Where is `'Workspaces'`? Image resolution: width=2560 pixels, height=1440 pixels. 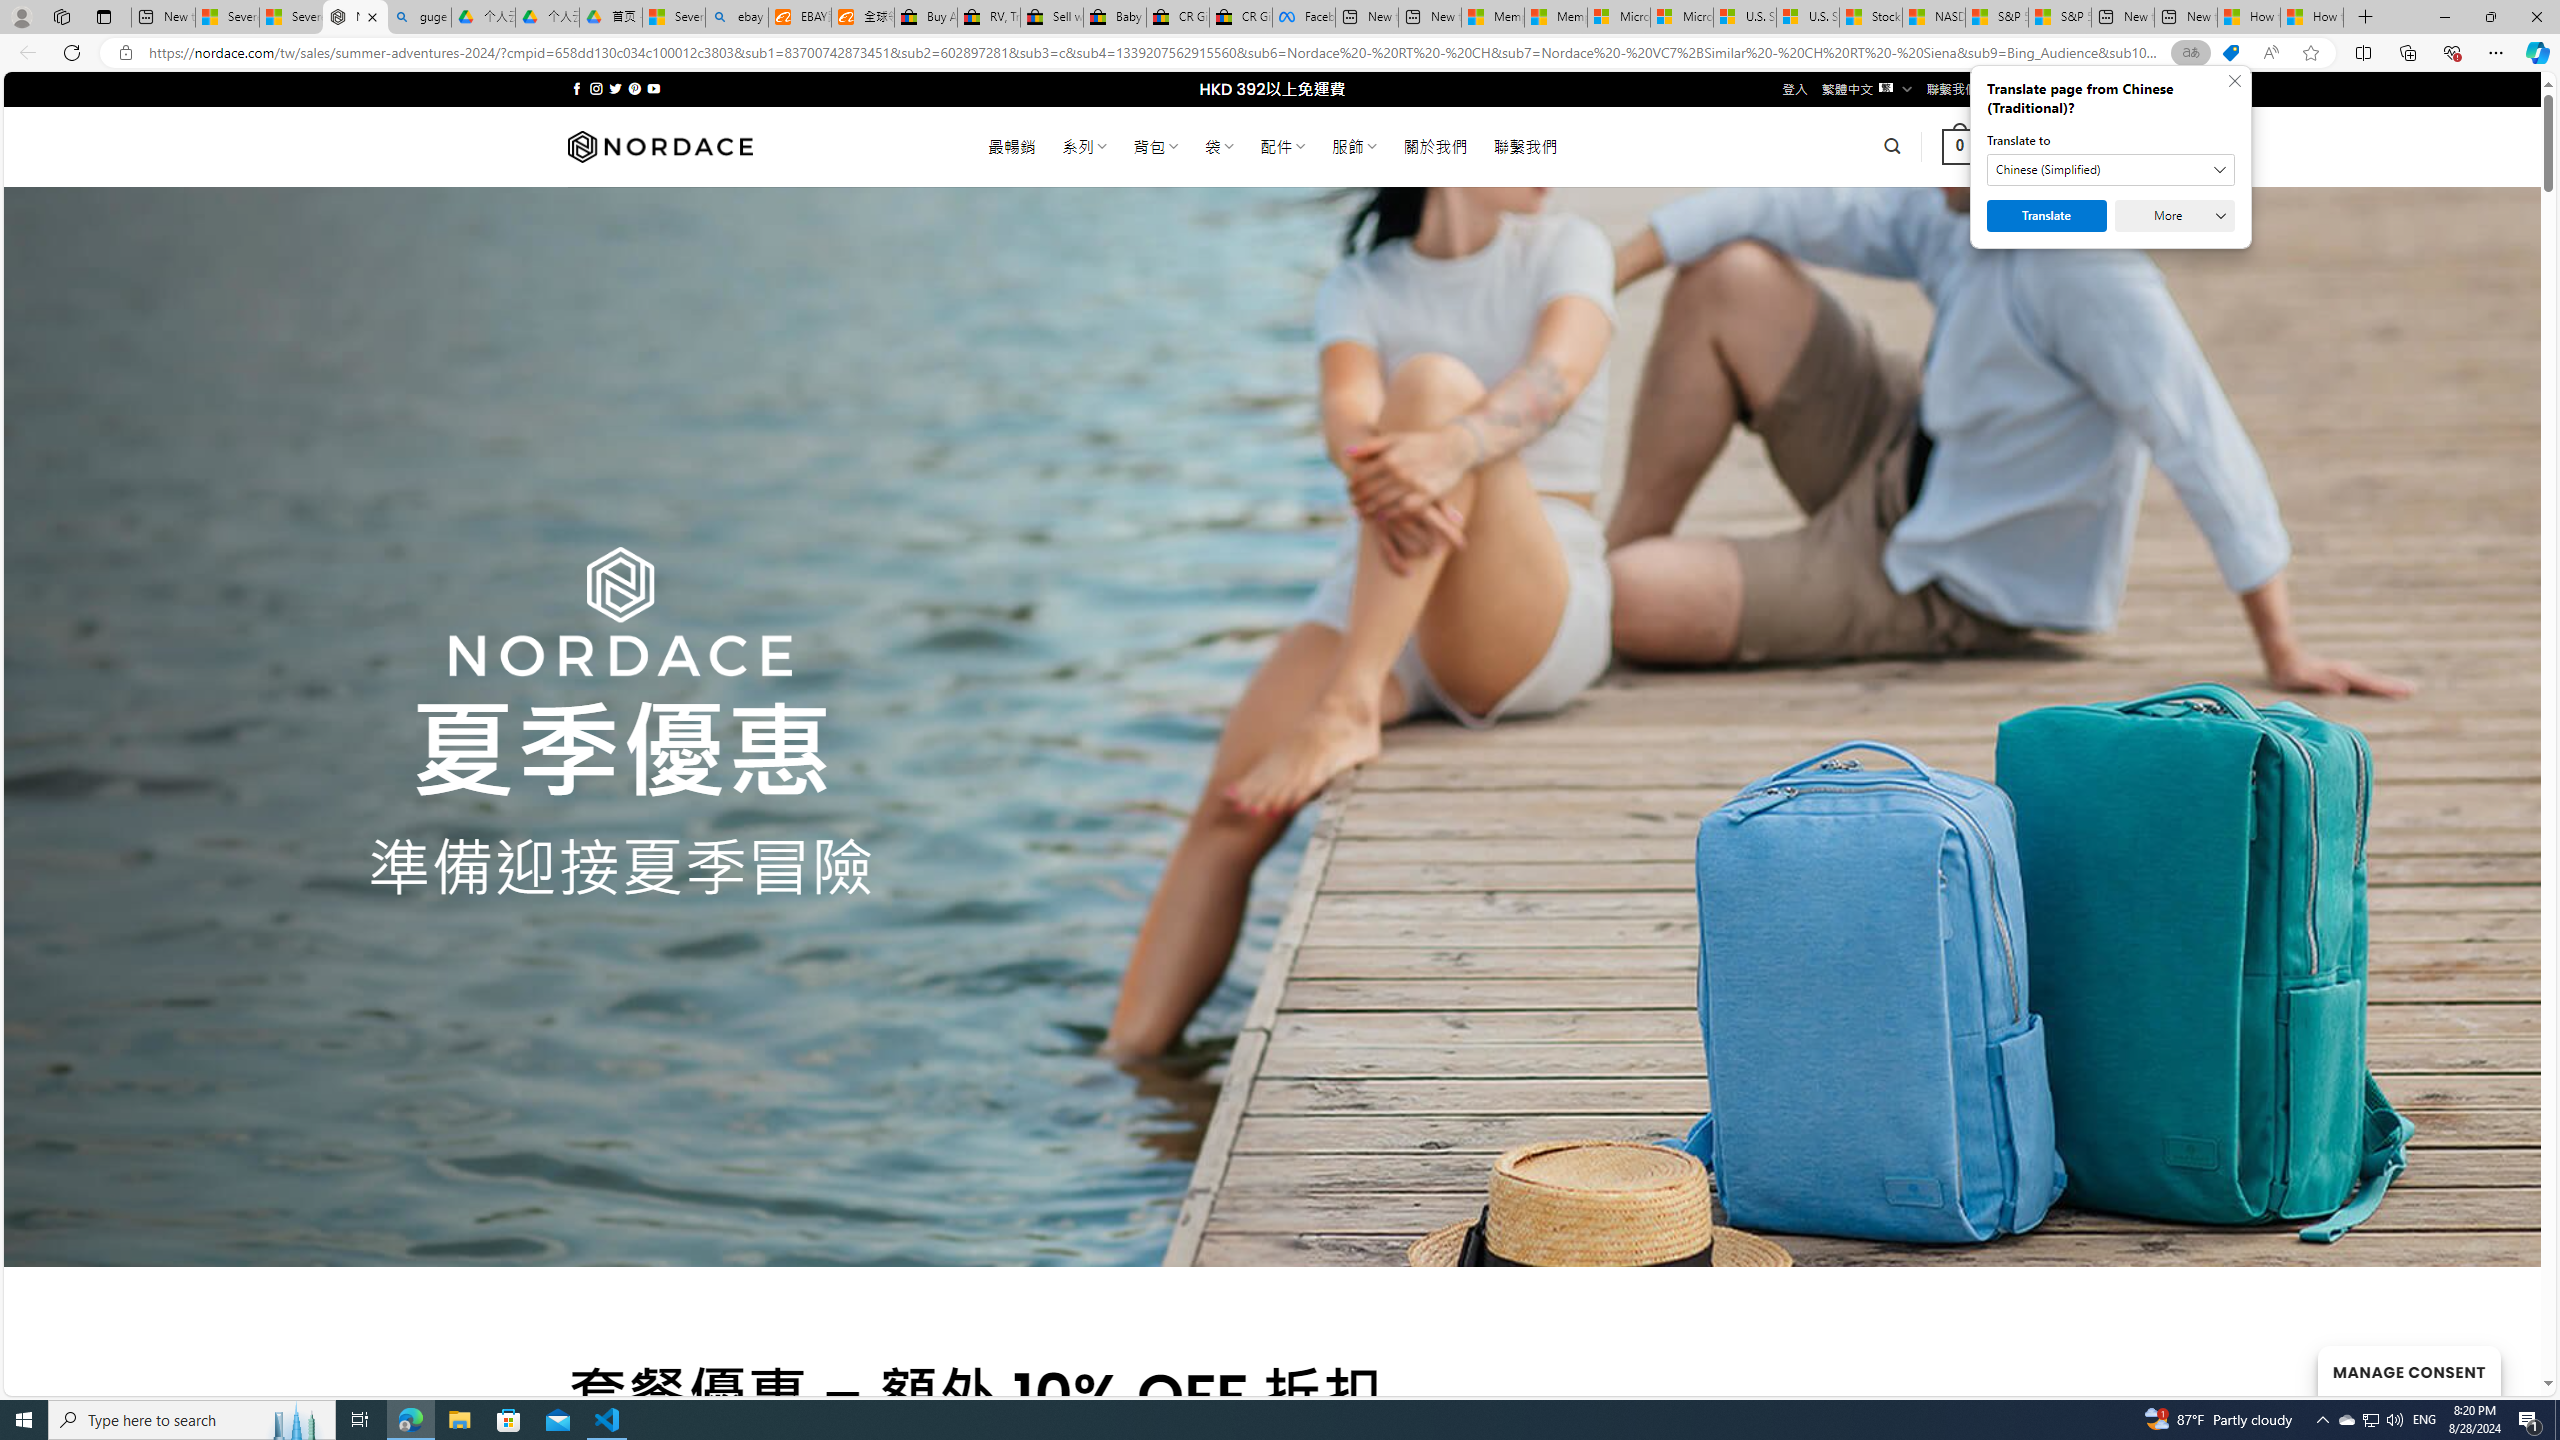
'Workspaces' is located at coordinates (61, 16).